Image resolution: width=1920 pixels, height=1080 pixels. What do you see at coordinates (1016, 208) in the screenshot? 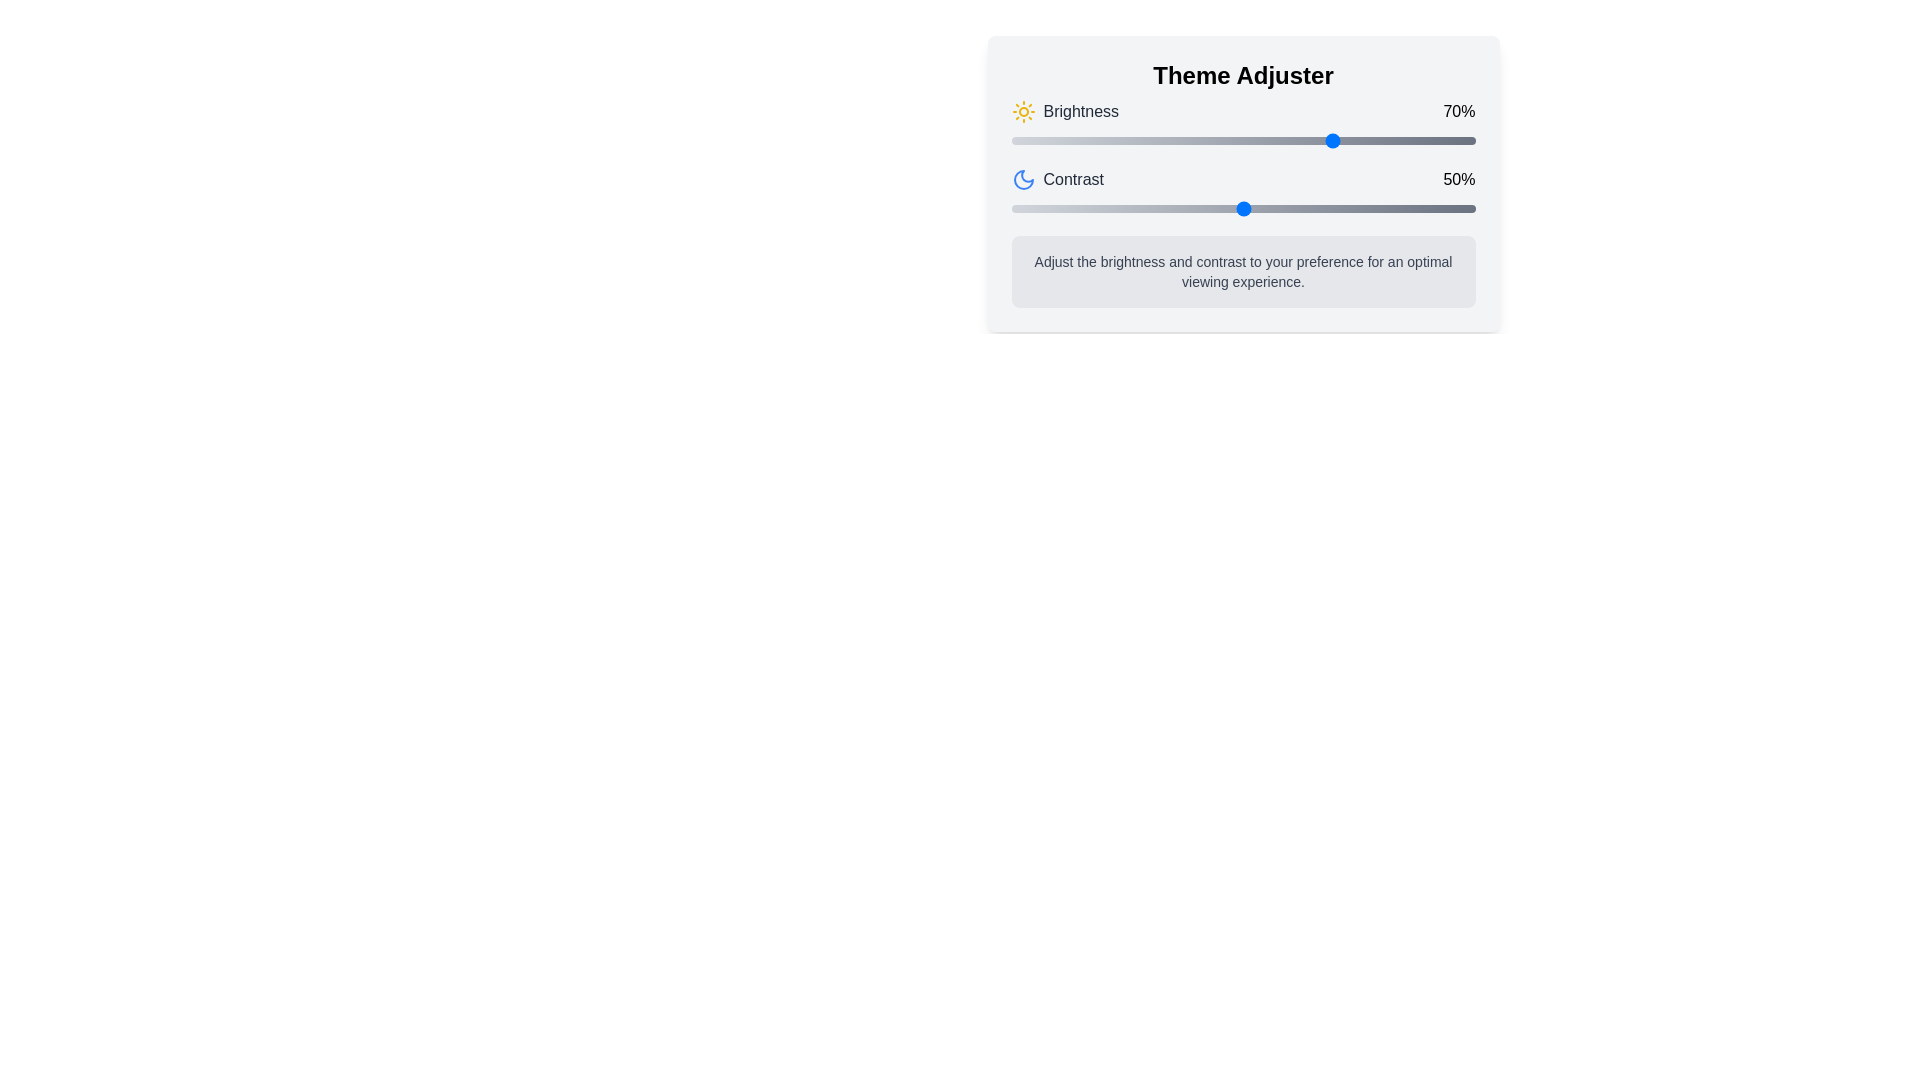
I see `the contrast level` at bounding box center [1016, 208].